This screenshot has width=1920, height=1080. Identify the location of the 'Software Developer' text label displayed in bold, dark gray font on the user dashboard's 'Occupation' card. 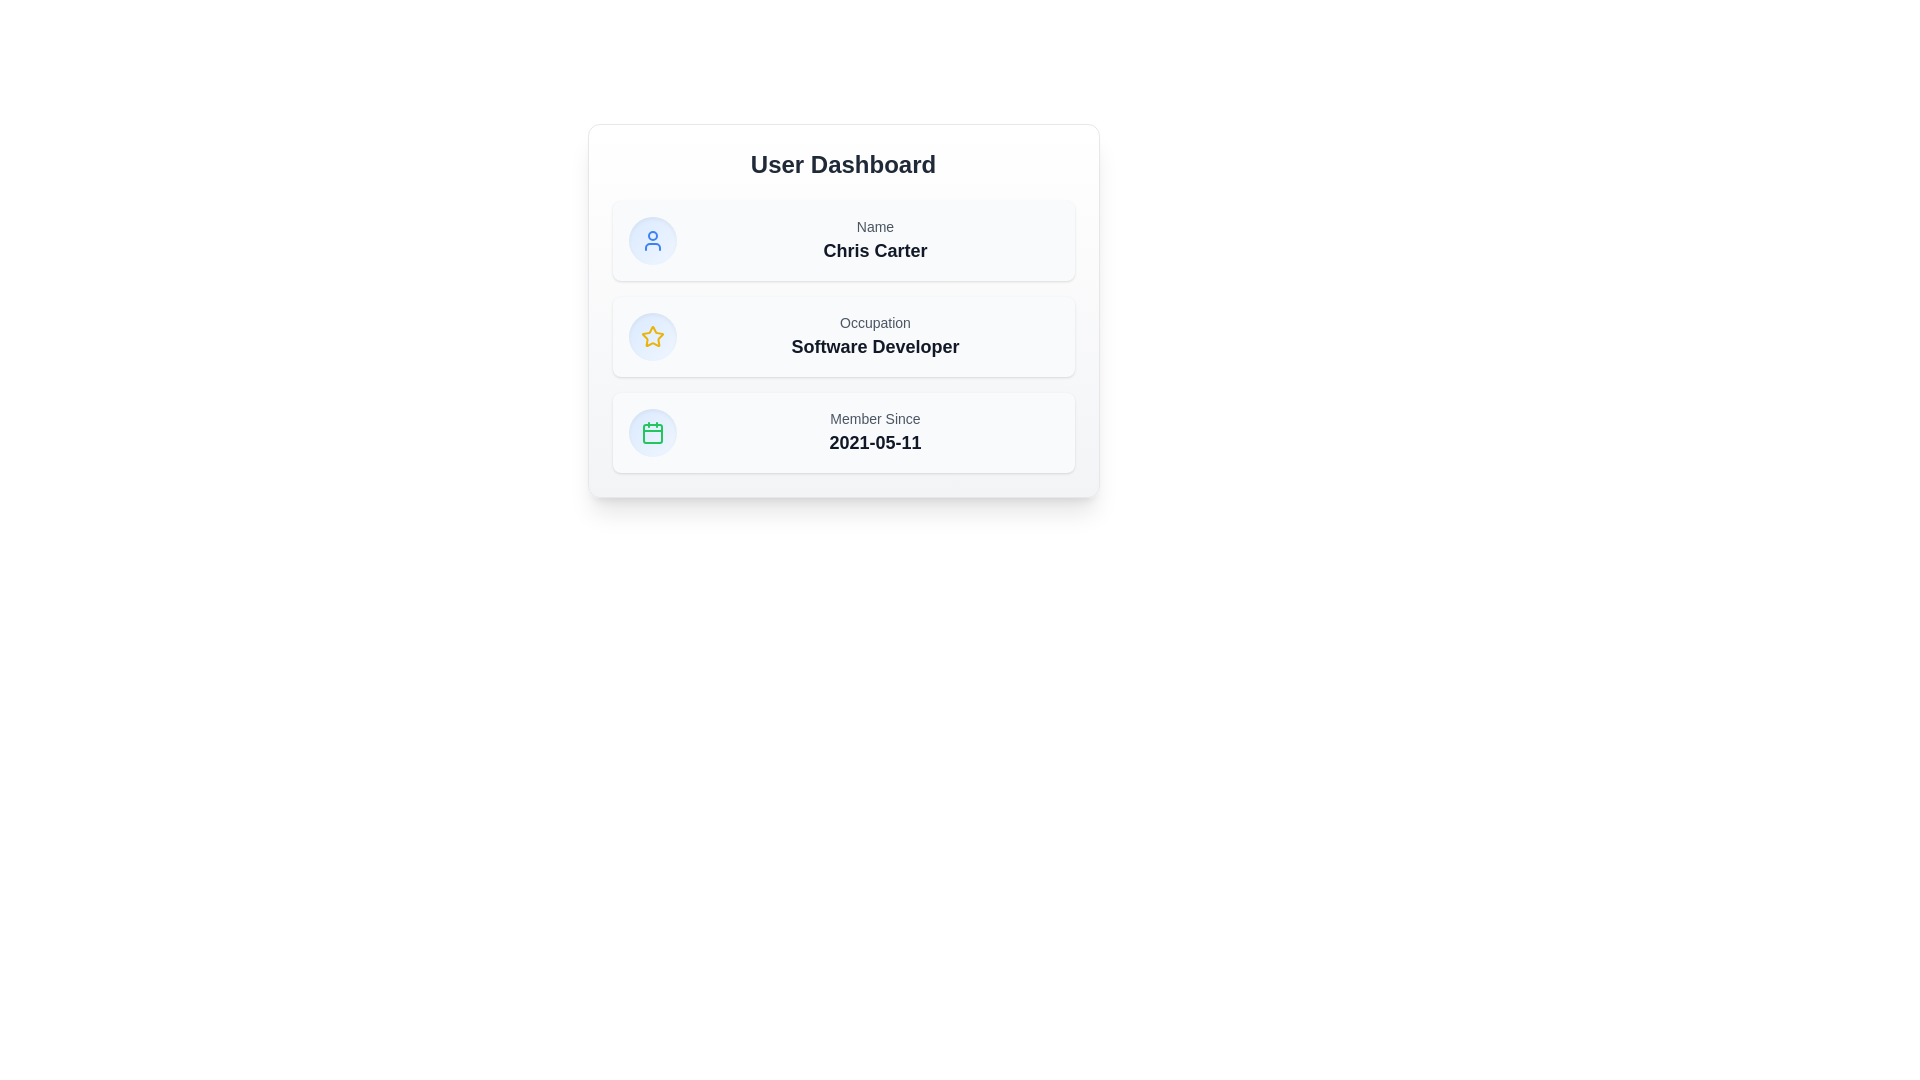
(875, 346).